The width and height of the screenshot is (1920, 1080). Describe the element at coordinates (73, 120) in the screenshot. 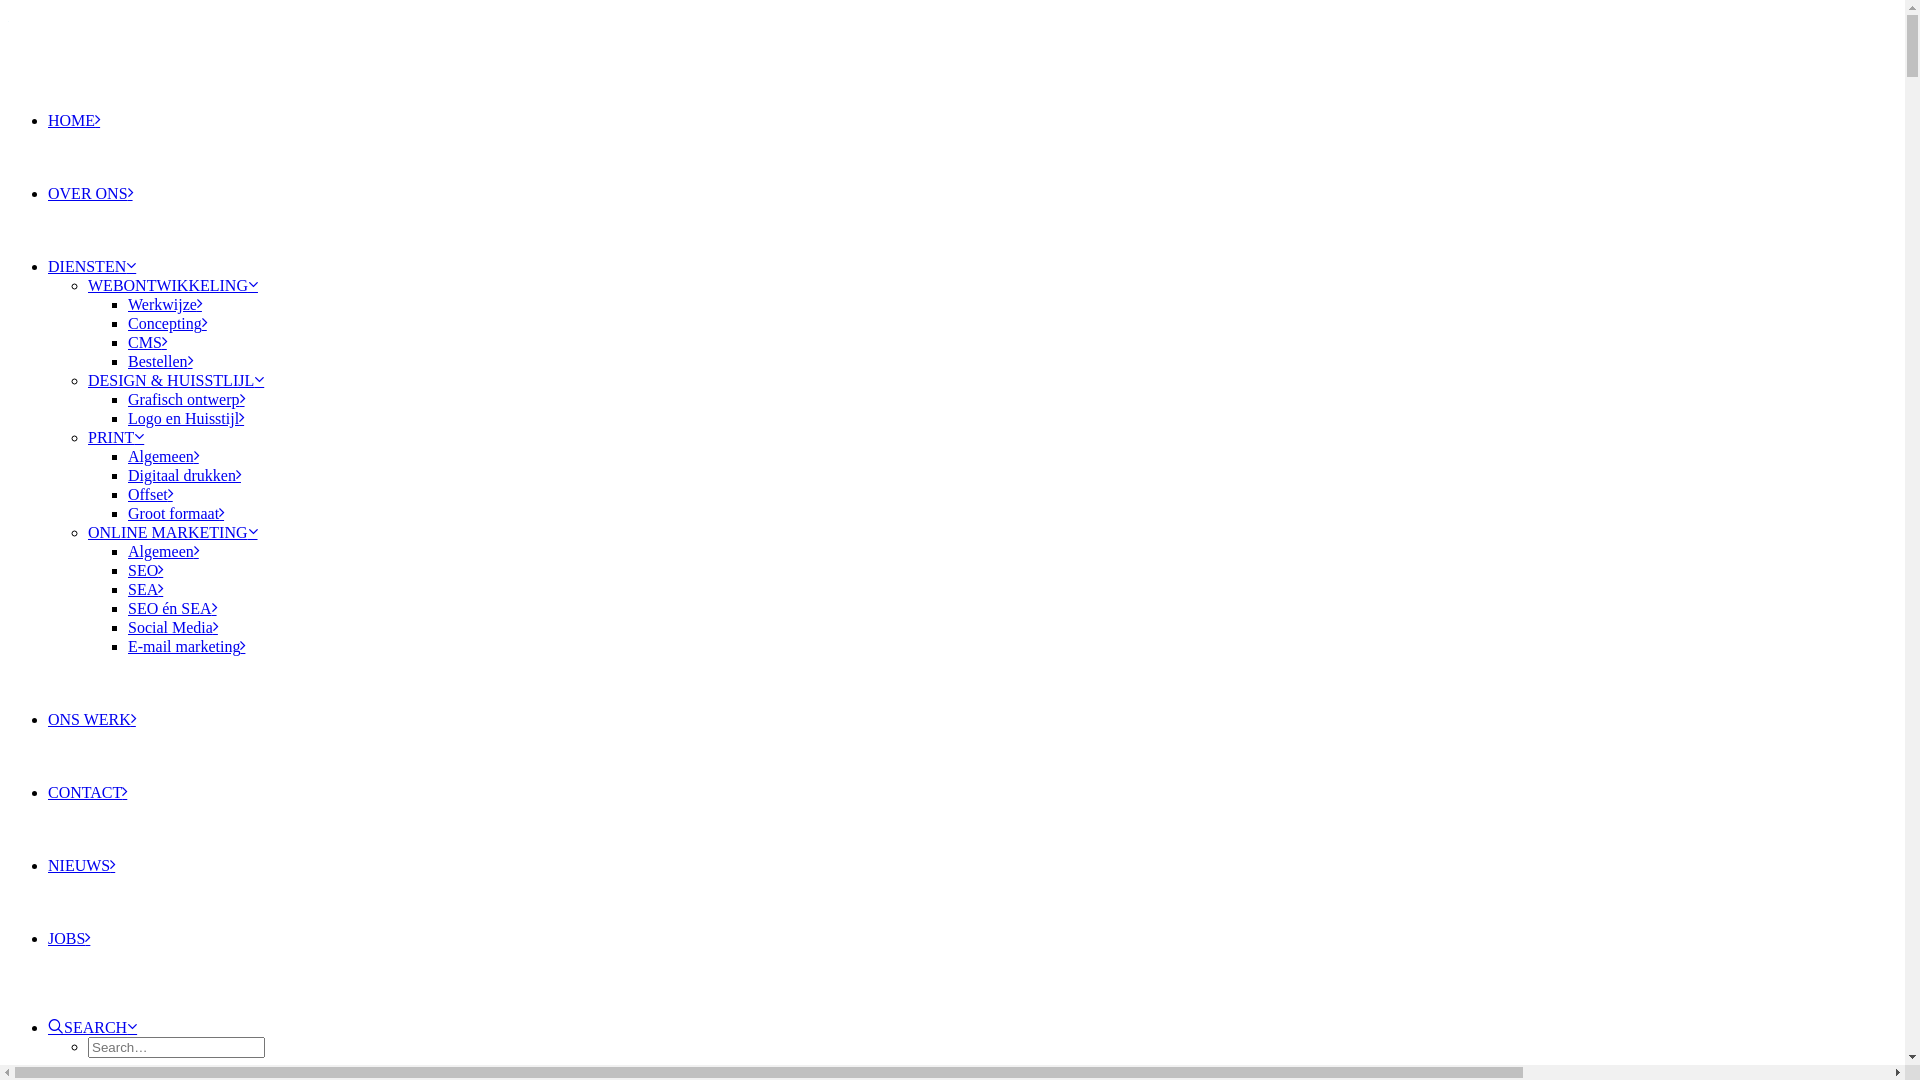

I see `'HOME'` at that location.